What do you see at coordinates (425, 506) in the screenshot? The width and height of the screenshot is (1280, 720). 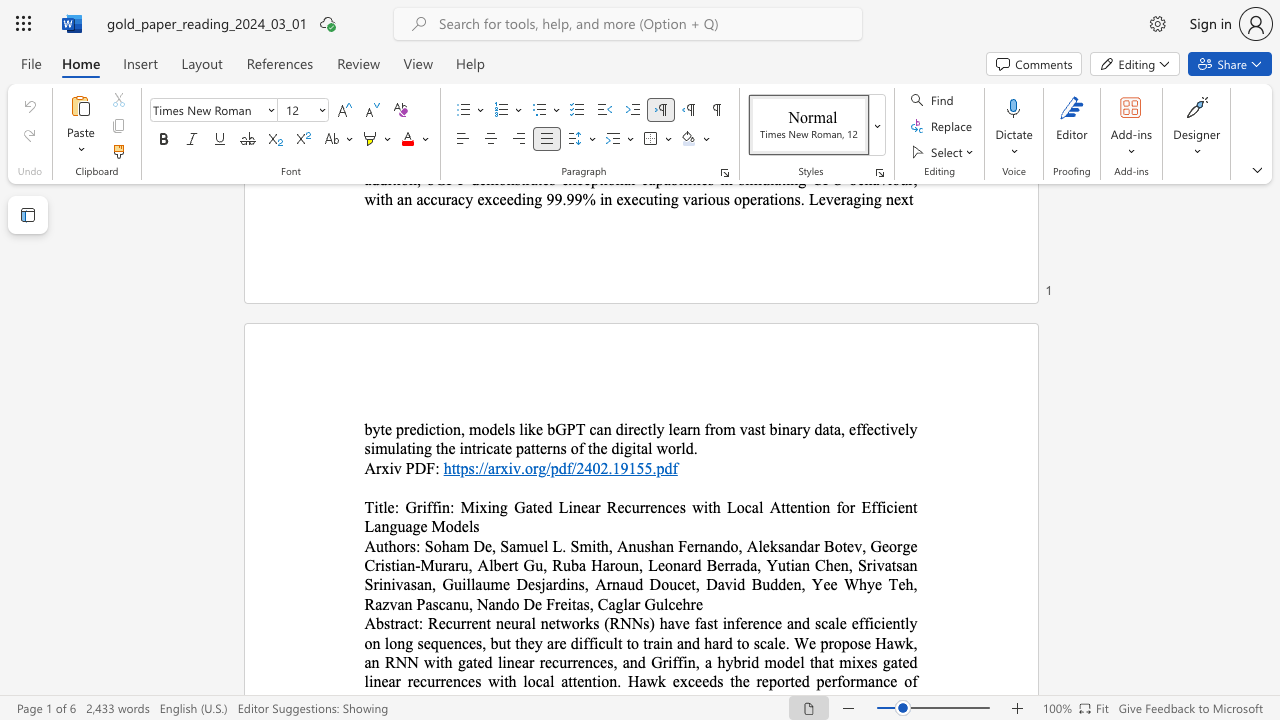 I see `the subset text "ffin: Mixing Gated Linear Recurrences w" within the text "Griffin: Mixing Gated Linear Recurrences with Local Attention for Efficient Language Models"` at bounding box center [425, 506].